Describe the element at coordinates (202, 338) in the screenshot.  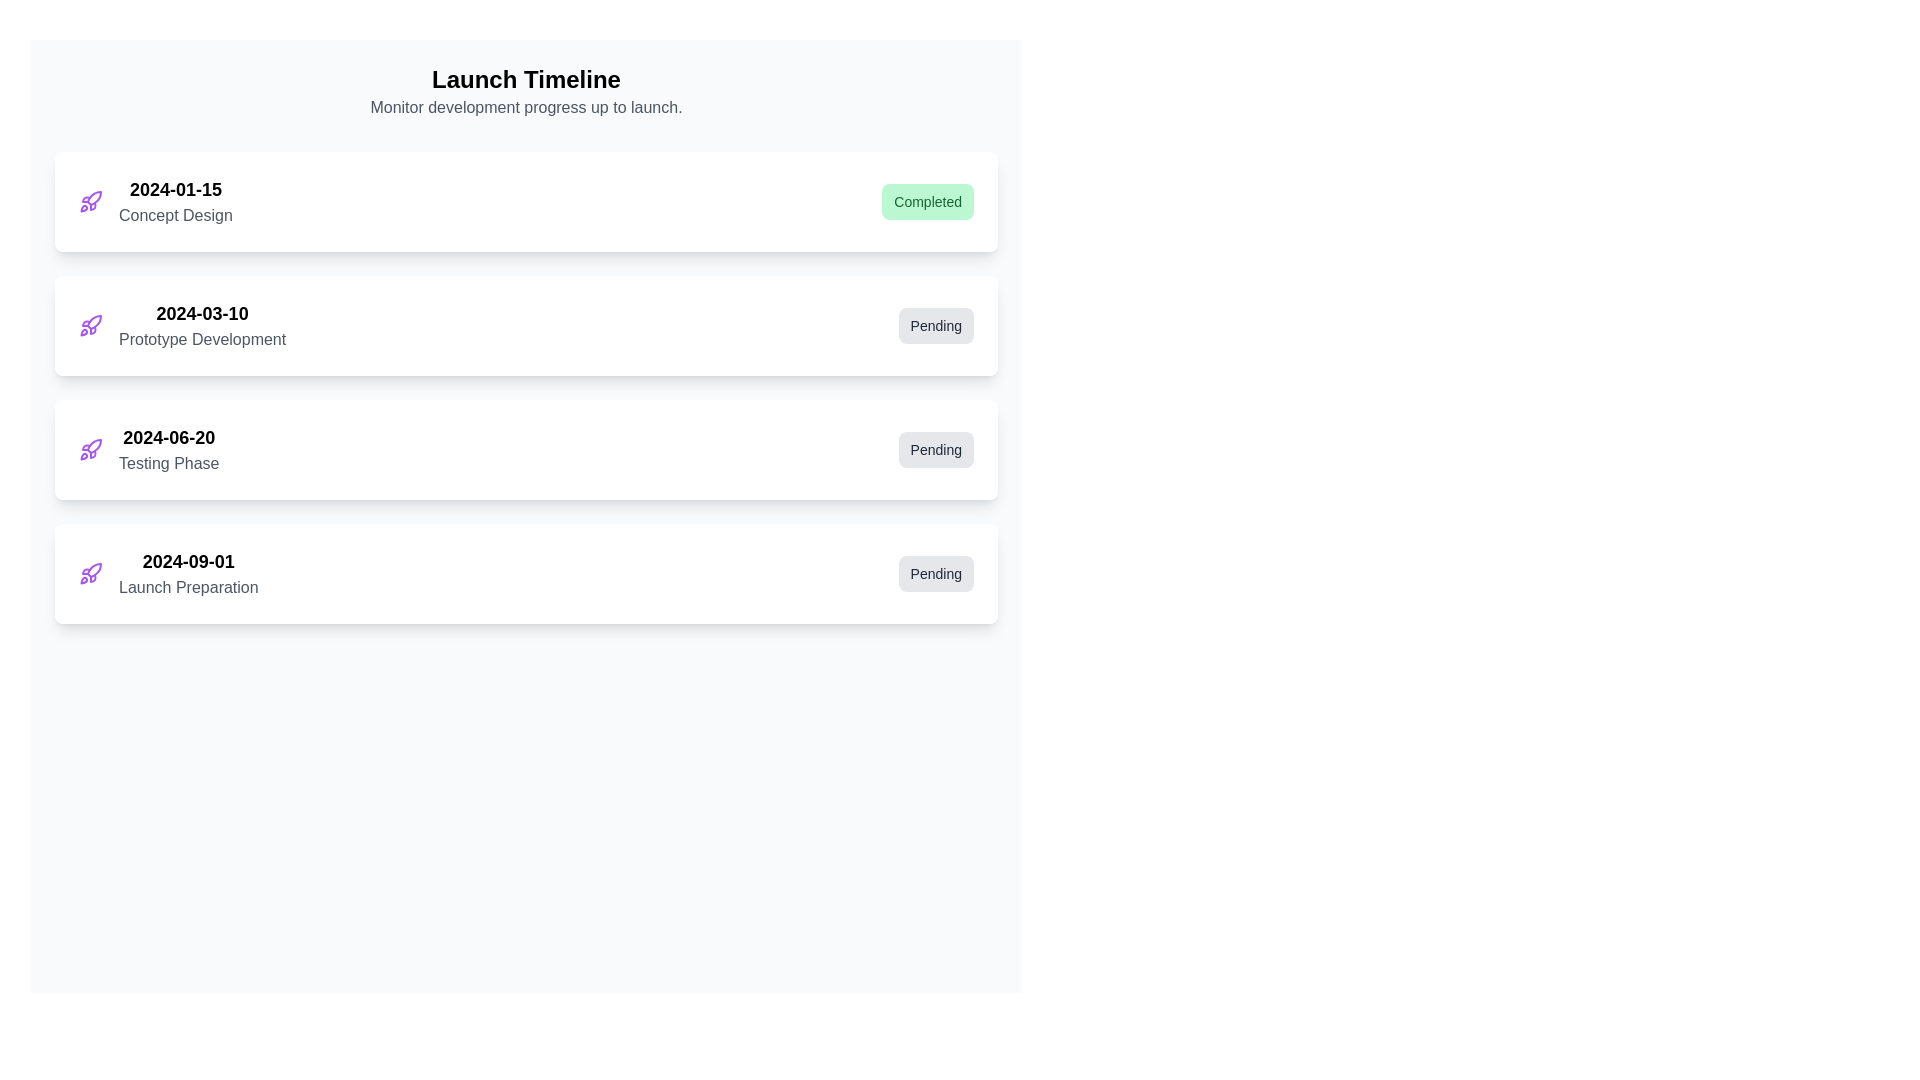
I see `the Static Label element displaying 'Prototype Development', which is styled in gray and located below the date '2024-03-10' in the 'Launch Timeline' section` at that location.